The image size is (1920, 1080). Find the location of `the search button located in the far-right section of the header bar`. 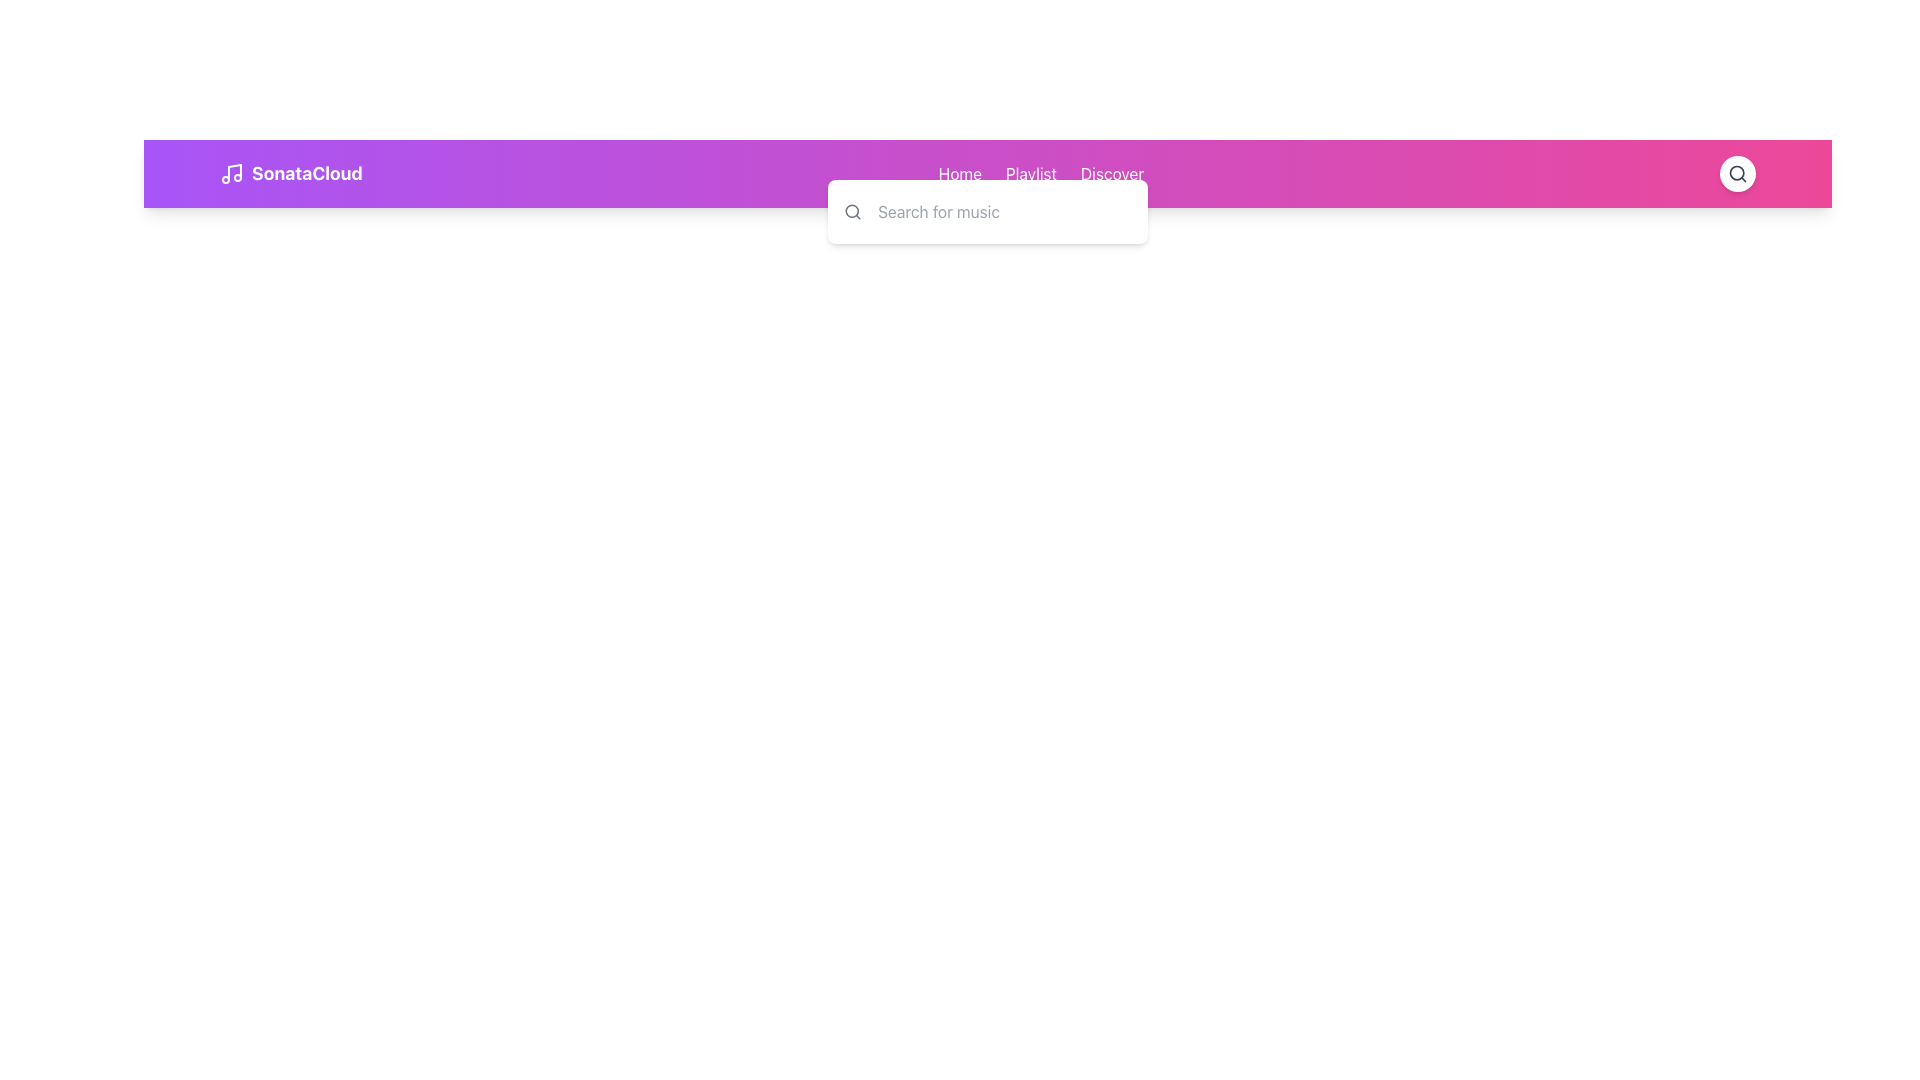

the search button located in the far-right section of the header bar is located at coordinates (1736, 172).